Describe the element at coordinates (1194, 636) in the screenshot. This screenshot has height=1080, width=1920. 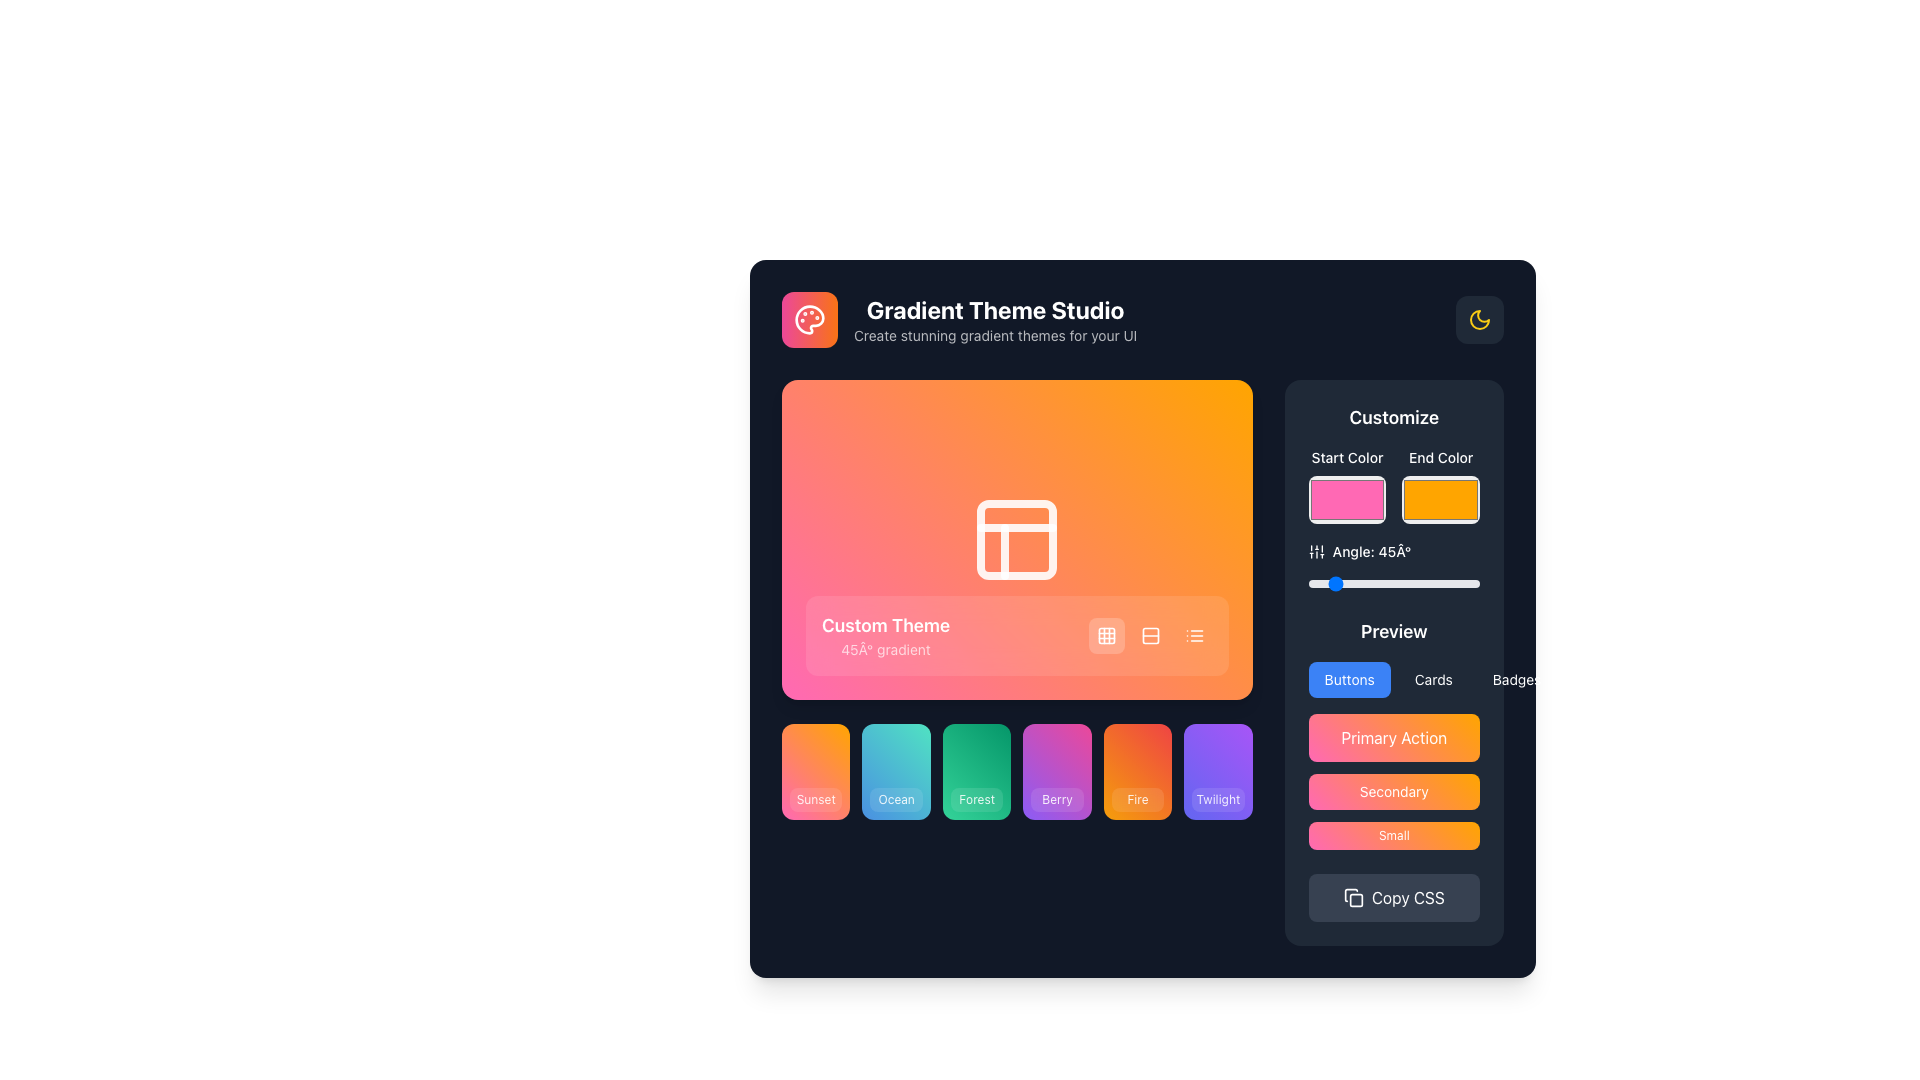
I see `the icon button representing a list with three horizontal lines located in the bottom-right corner of the 'Custom Theme' gradient preview card` at that location.